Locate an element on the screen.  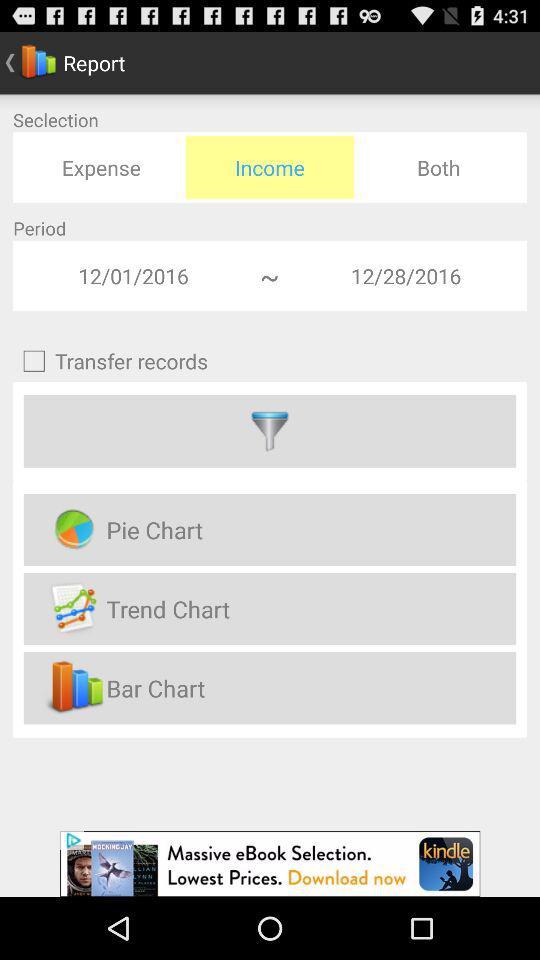
advertisement is located at coordinates (270, 863).